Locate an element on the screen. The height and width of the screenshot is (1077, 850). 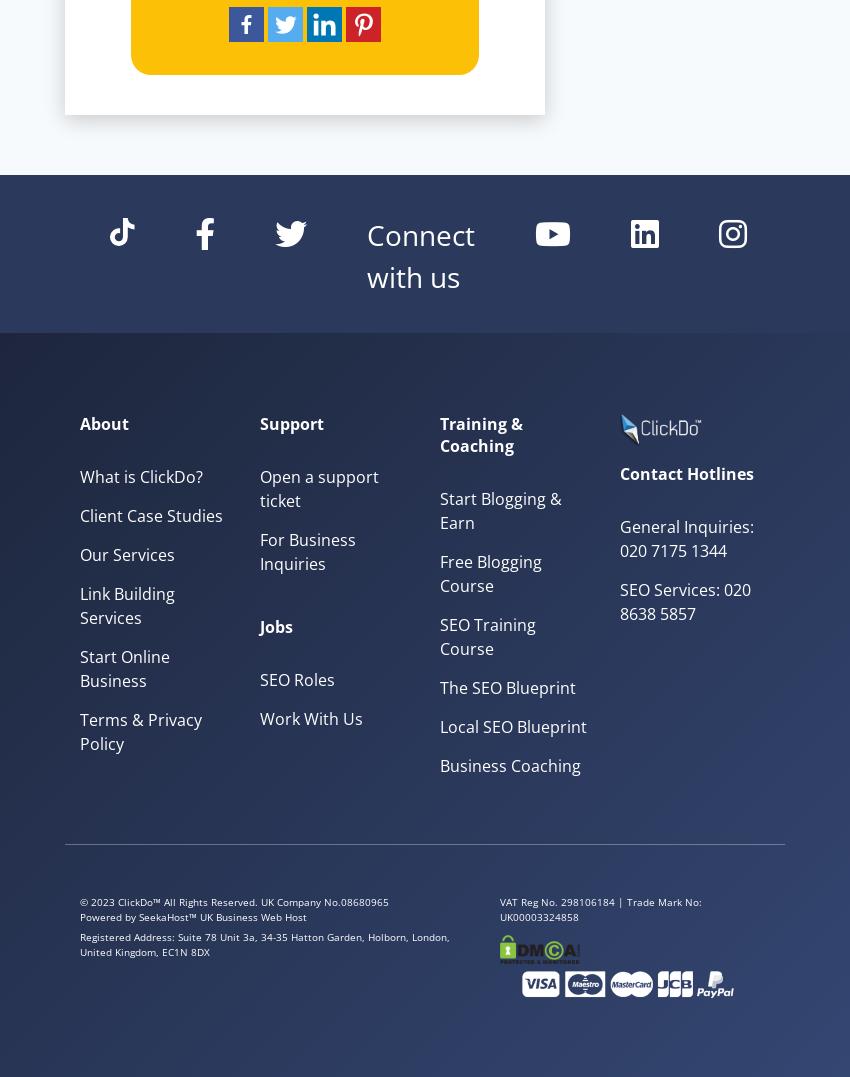
'Start Online Business' is located at coordinates (124, 666).